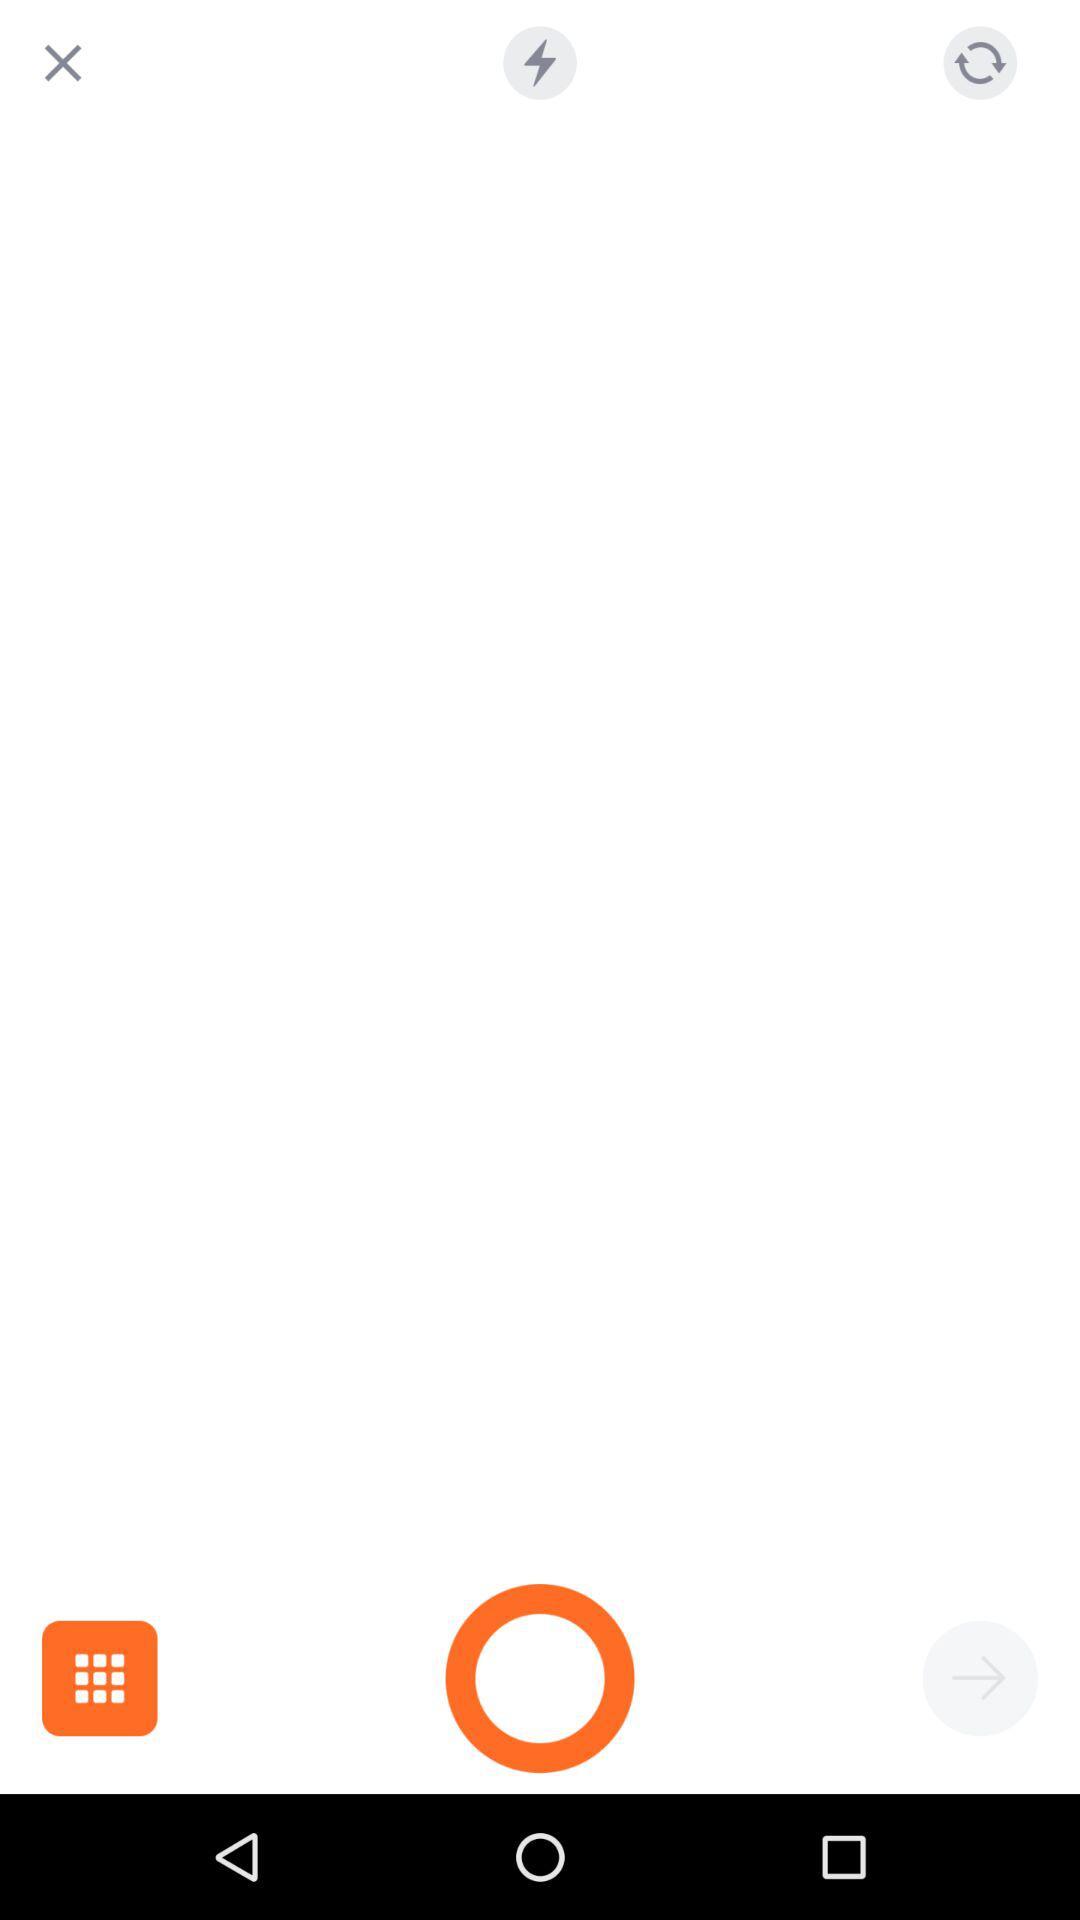  What do you see at coordinates (979, 62) in the screenshot?
I see `refresh page` at bounding box center [979, 62].